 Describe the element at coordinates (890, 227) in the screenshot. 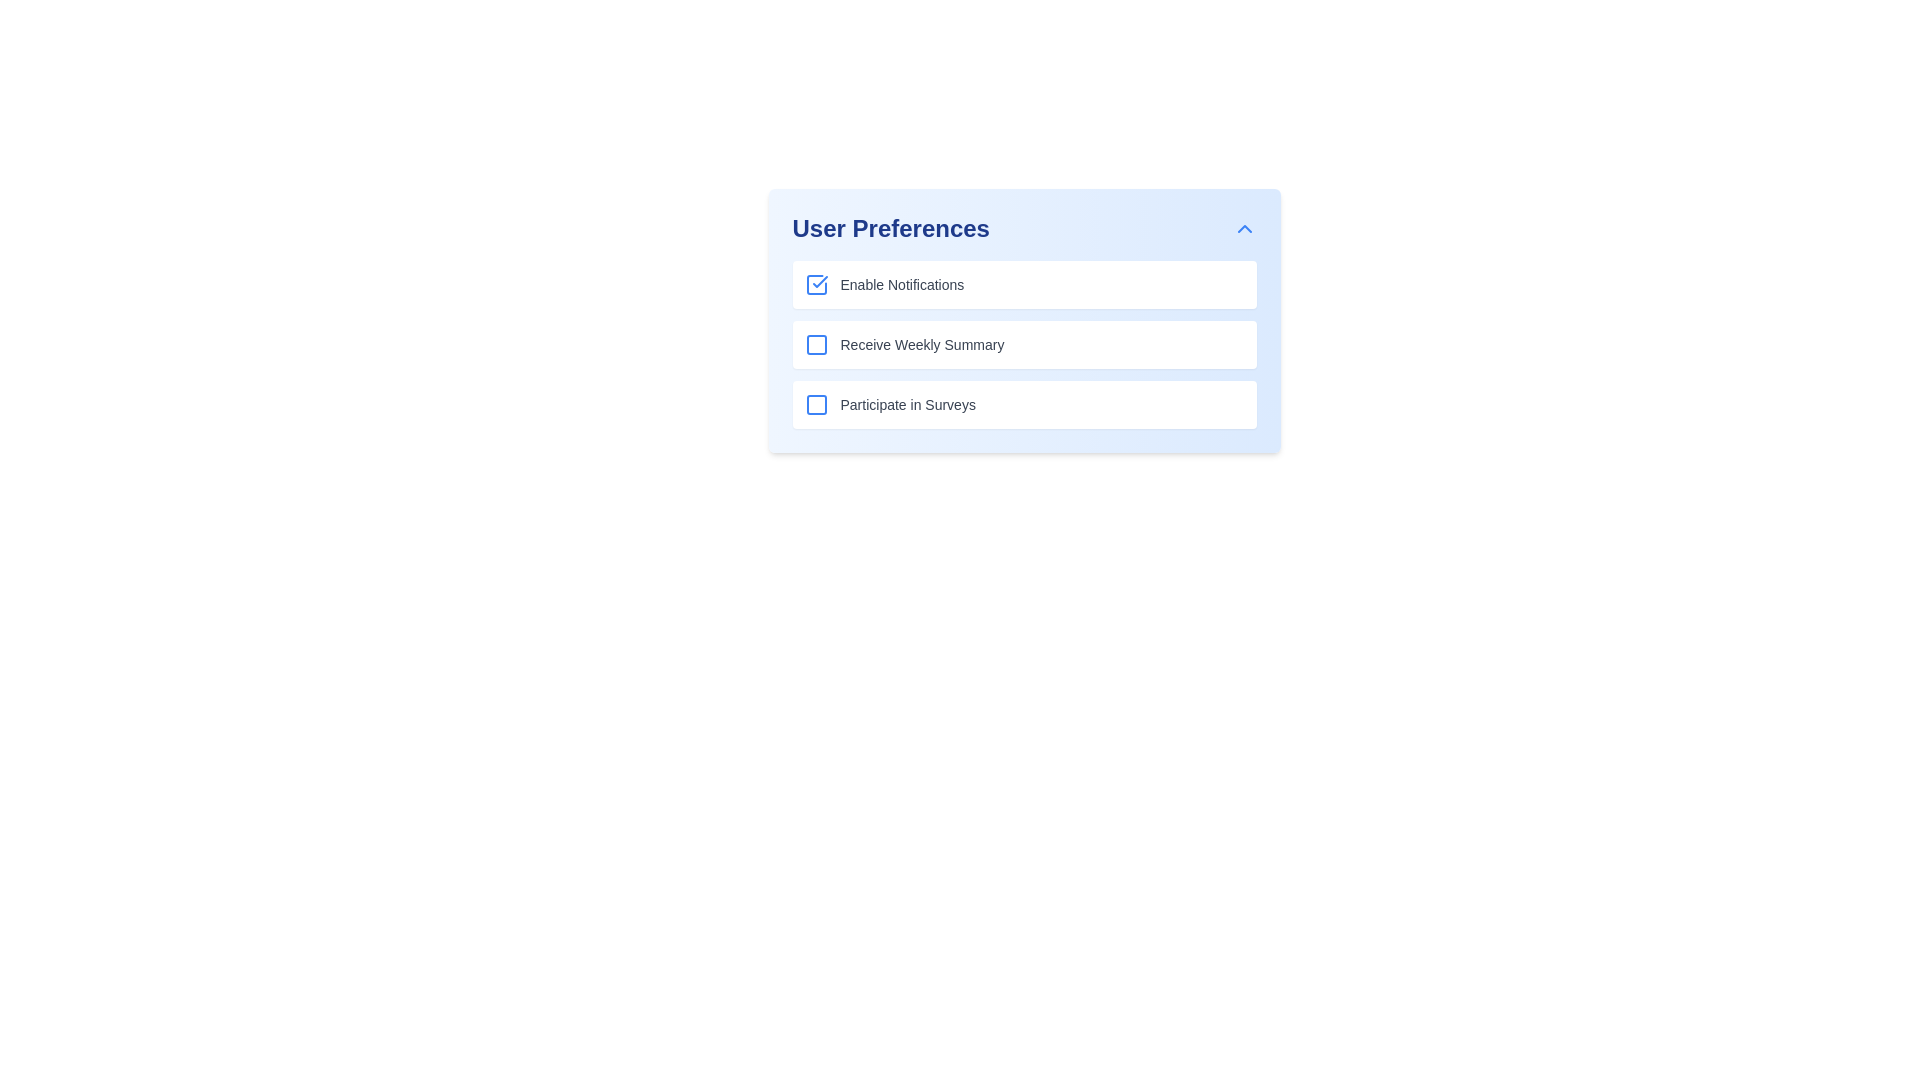

I see `the Text Display element that serves as a title for the user preferences section` at that location.